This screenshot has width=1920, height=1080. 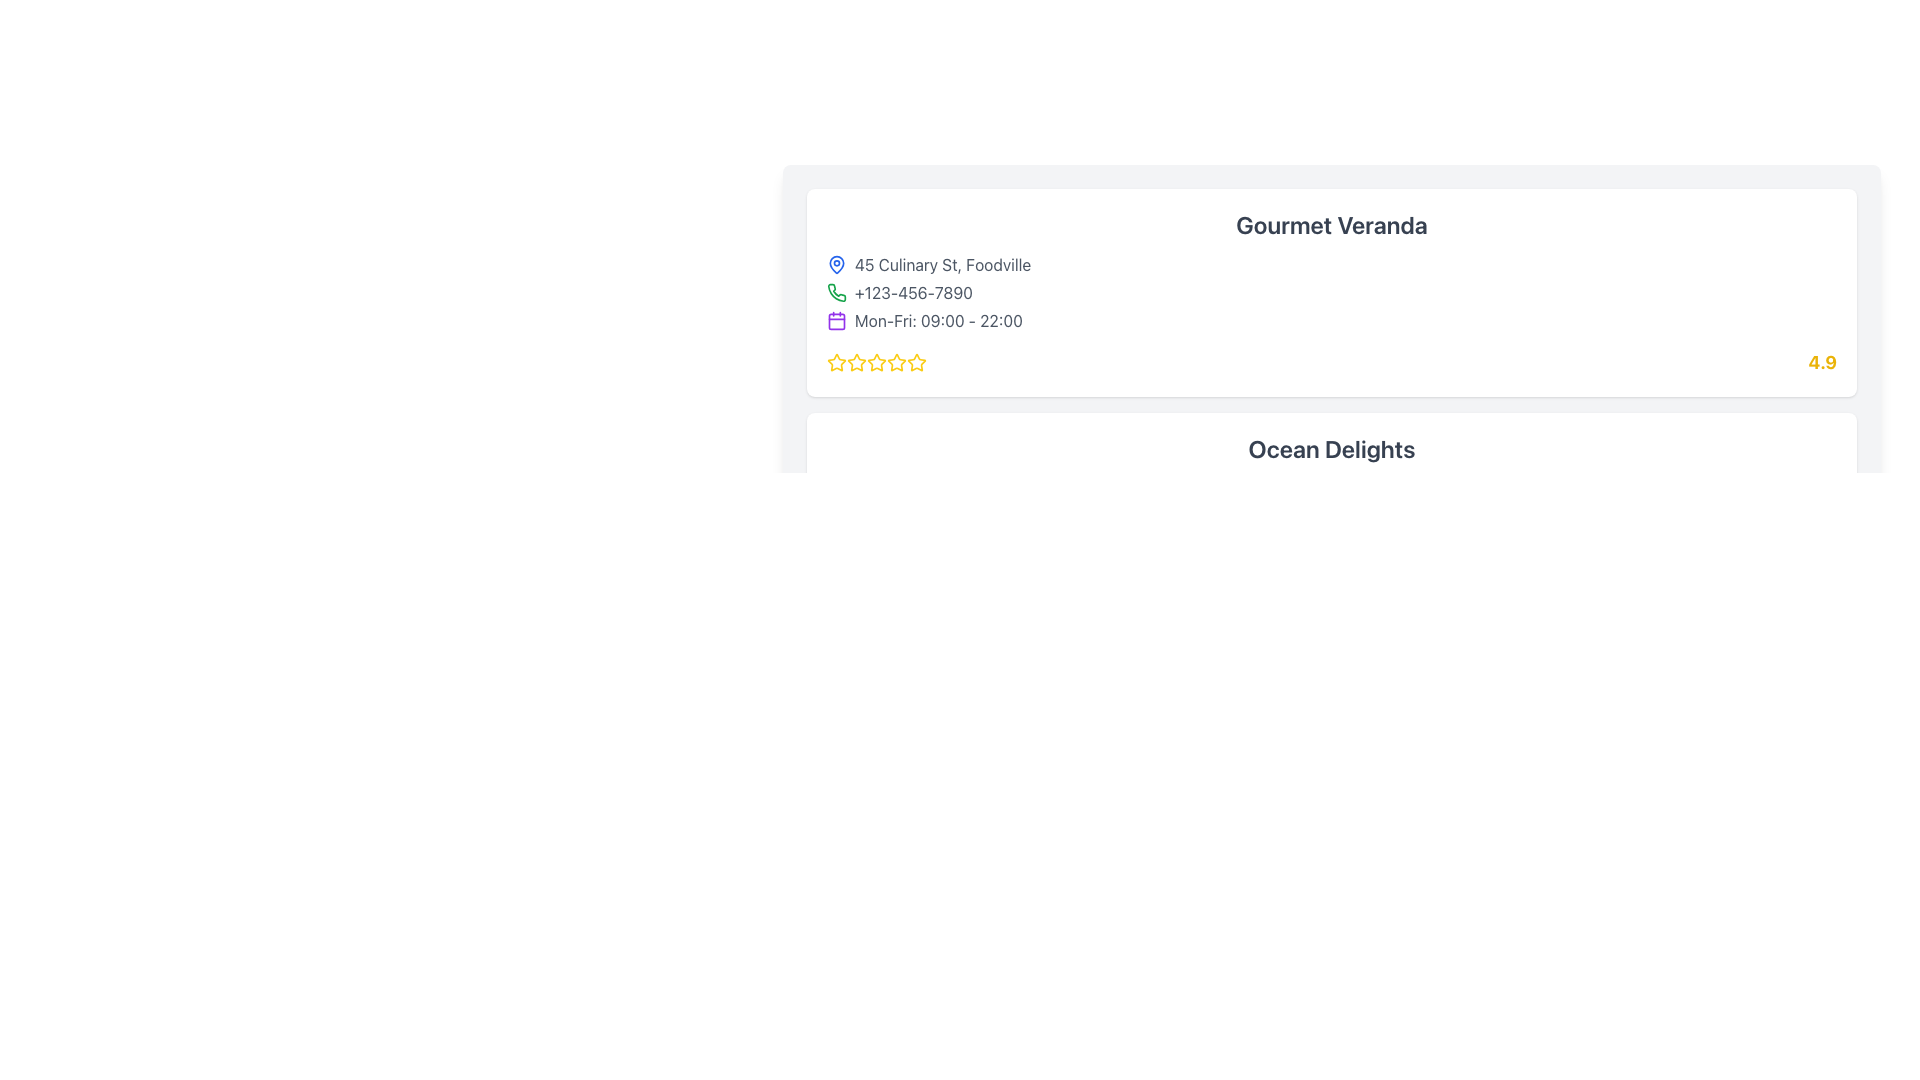 What do you see at coordinates (915, 362) in the screenshot?
I see `the fifth yellow star icon in the five-star rating system` at bounding box center [915, 362].